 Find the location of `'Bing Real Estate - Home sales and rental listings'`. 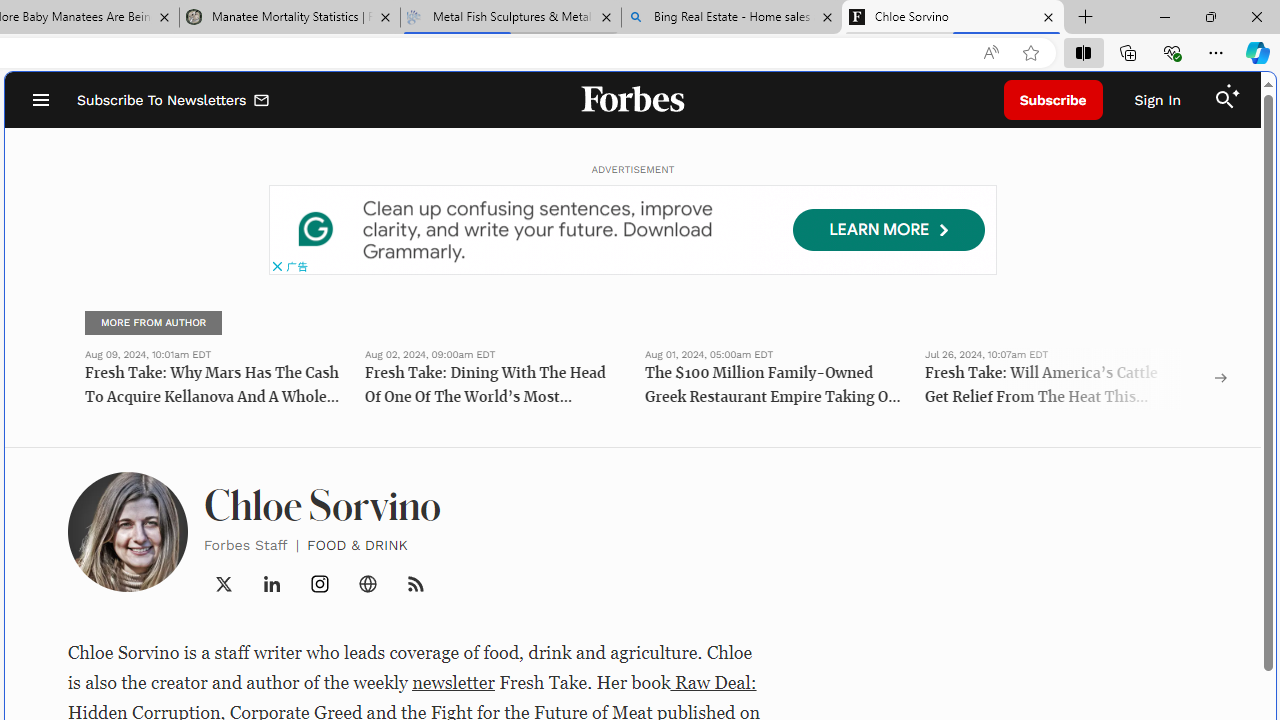

'Bing Real Estate - Home sales and rental listings' is located at coordinates (731, 17).